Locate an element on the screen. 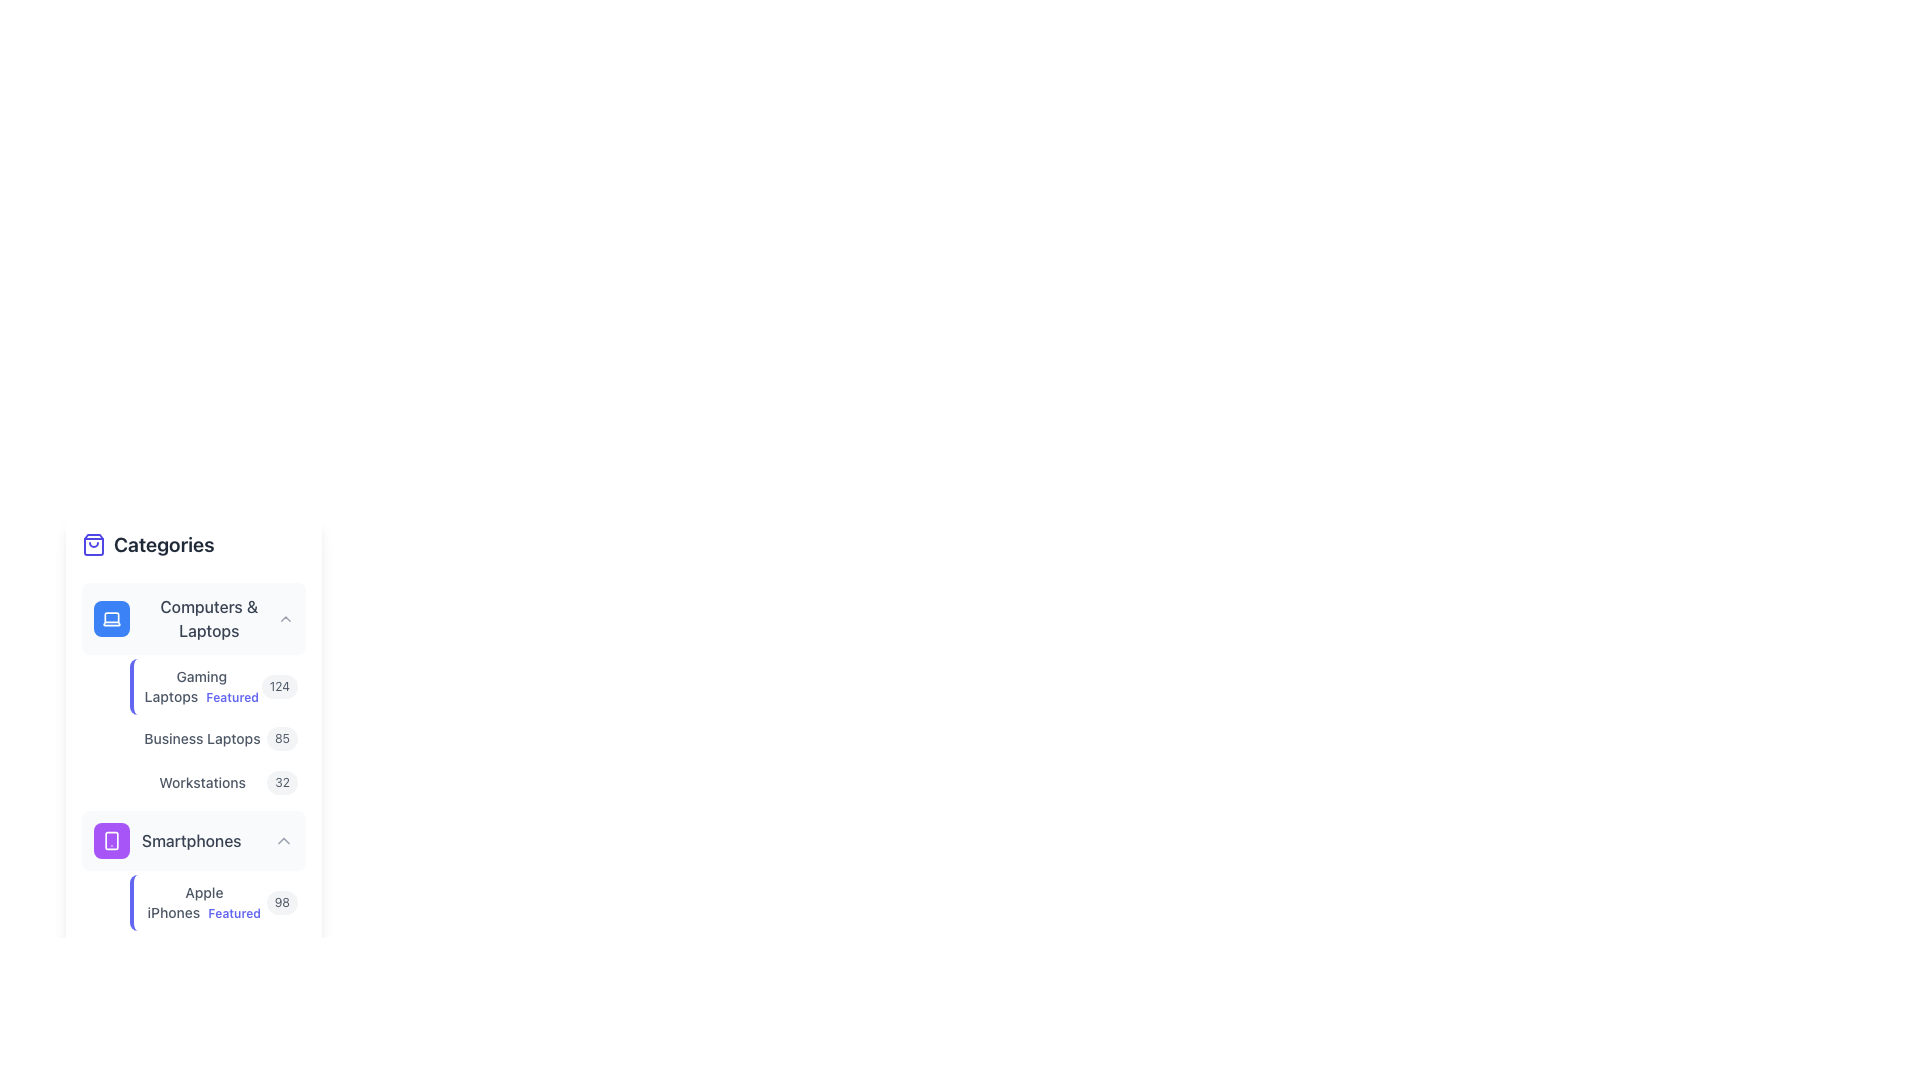 The image size is (1920, 1080). the Icon Button representing the 'Computers & Laptops' category, located to the left of the text 'Computers & Laptops' is located at coordinates (110, 617).